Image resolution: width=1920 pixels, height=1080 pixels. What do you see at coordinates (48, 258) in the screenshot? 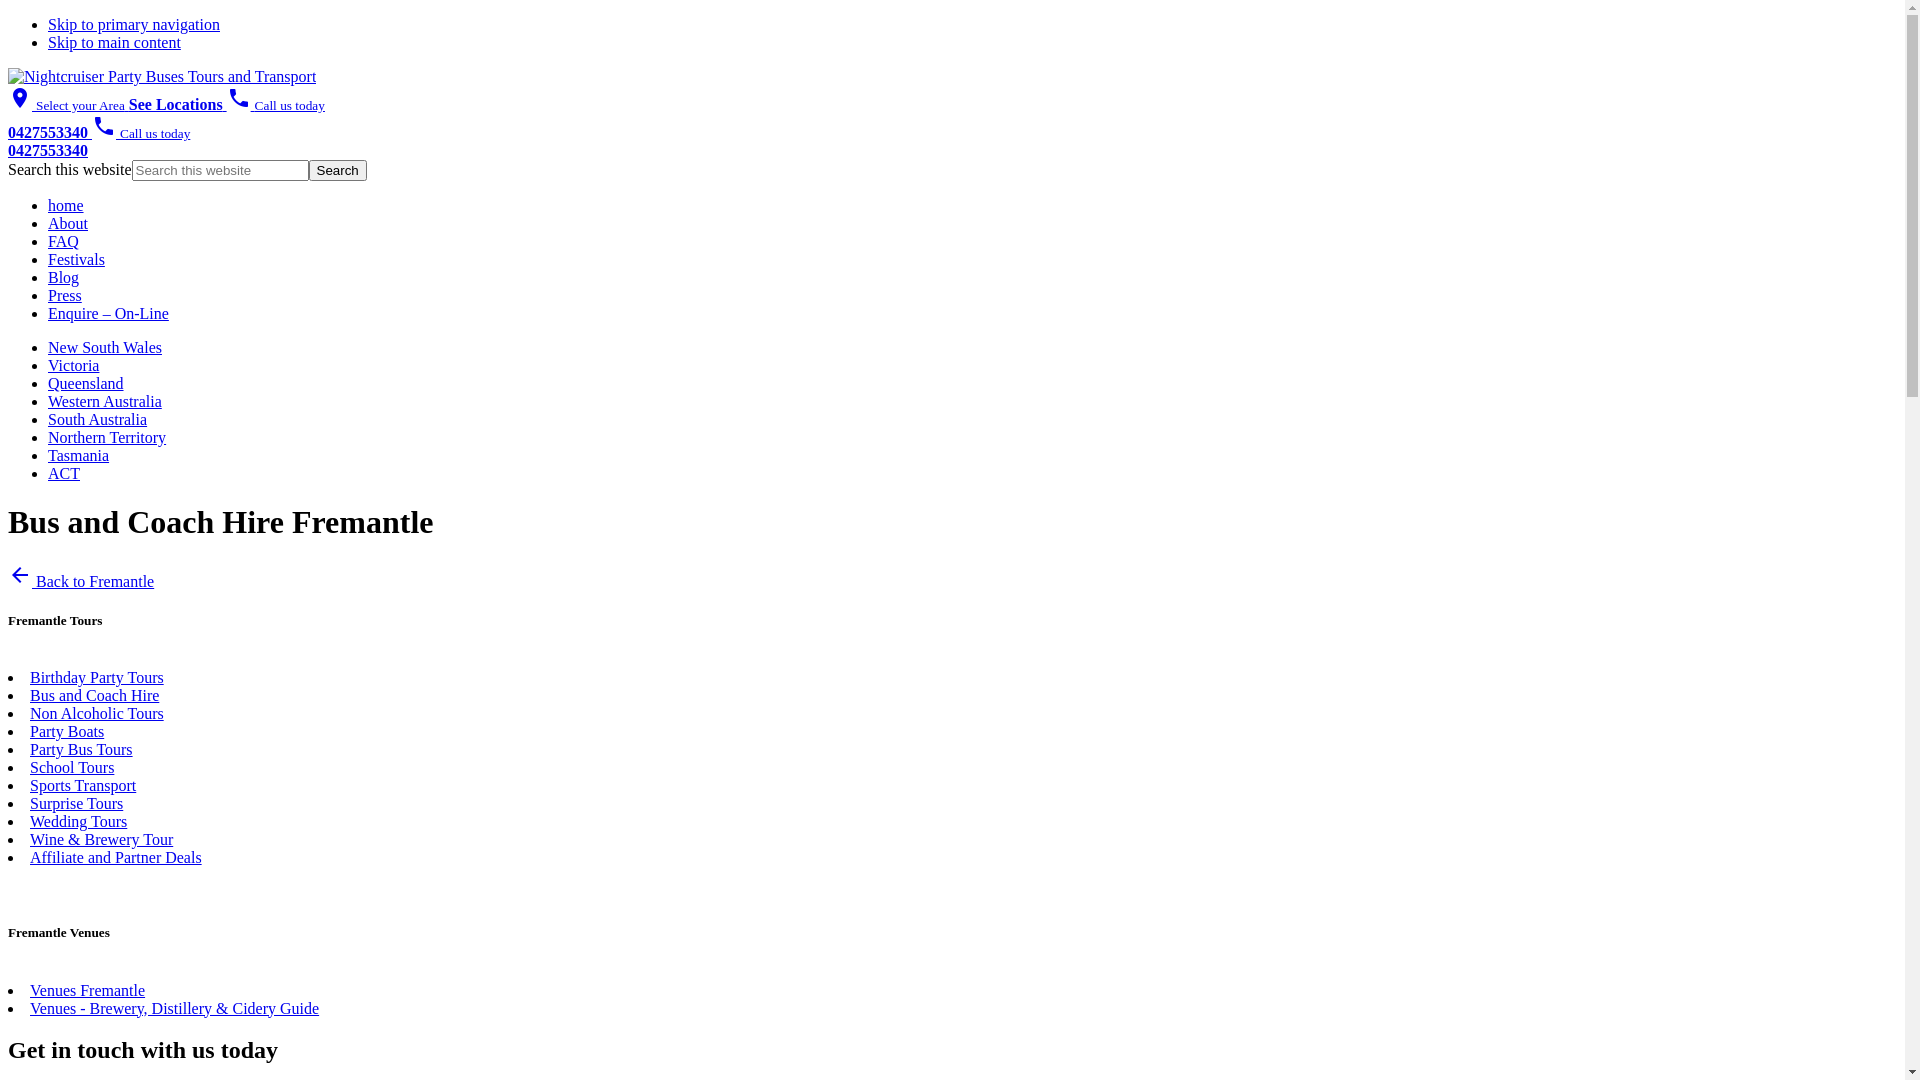
I see `'Festivals'` at bounding box center [48, 258].